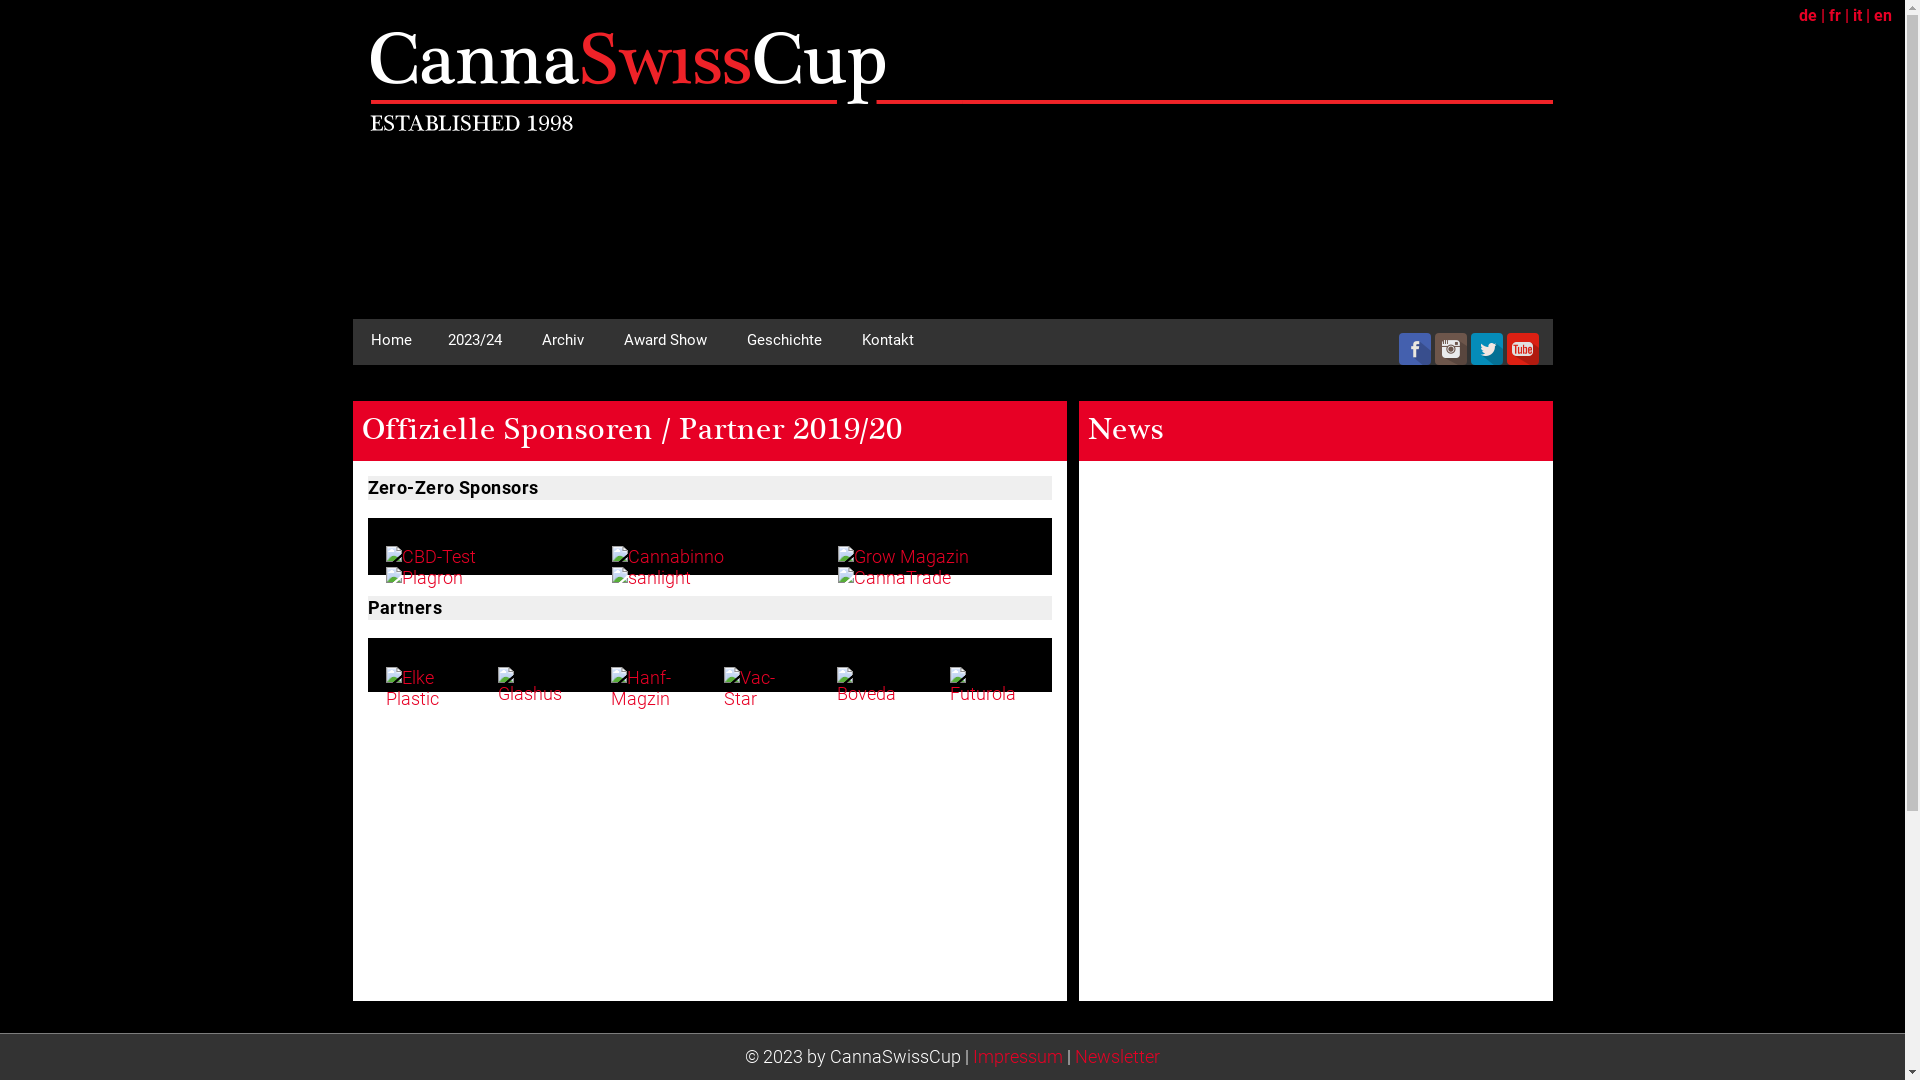  Describe the element at coordinates (836, 684) in the screenshot. I see `'Boveda'` at that location.